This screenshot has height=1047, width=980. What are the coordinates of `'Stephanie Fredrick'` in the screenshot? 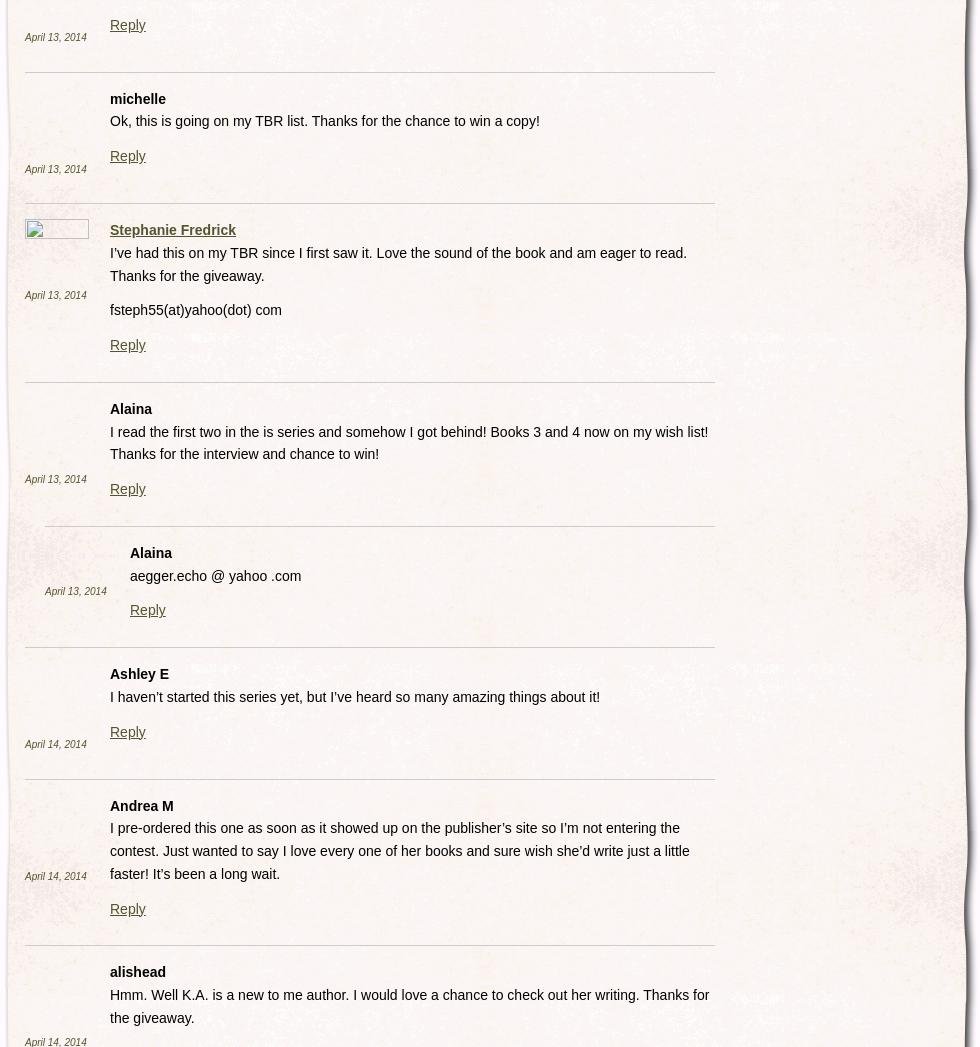 It's located at (172, 229).